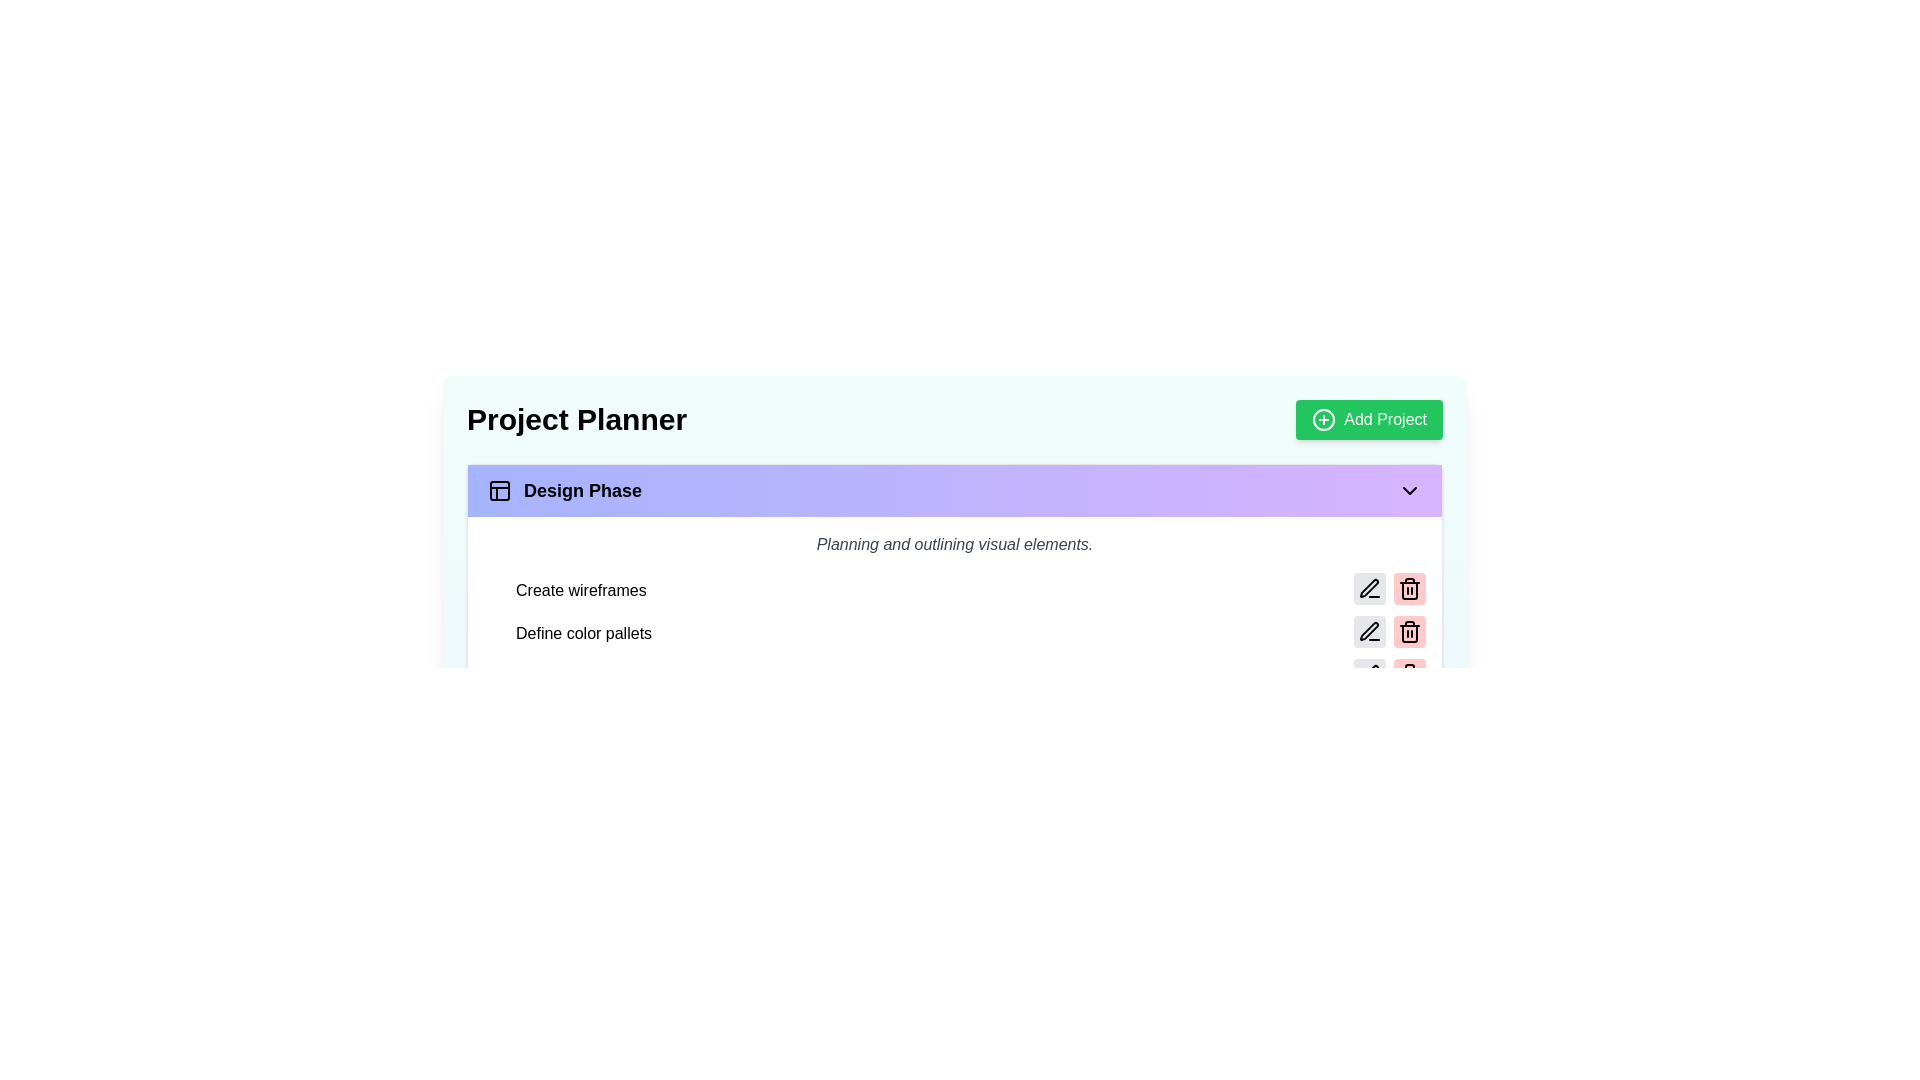 The height and width of the screenshot is (1080, 1920). What do you see at coordinates (1409, 588) in the screenshot?
I see `the delete button icon located near the bottom right corner of the 'Design Phase' section` at bounding box center [1409, 588].